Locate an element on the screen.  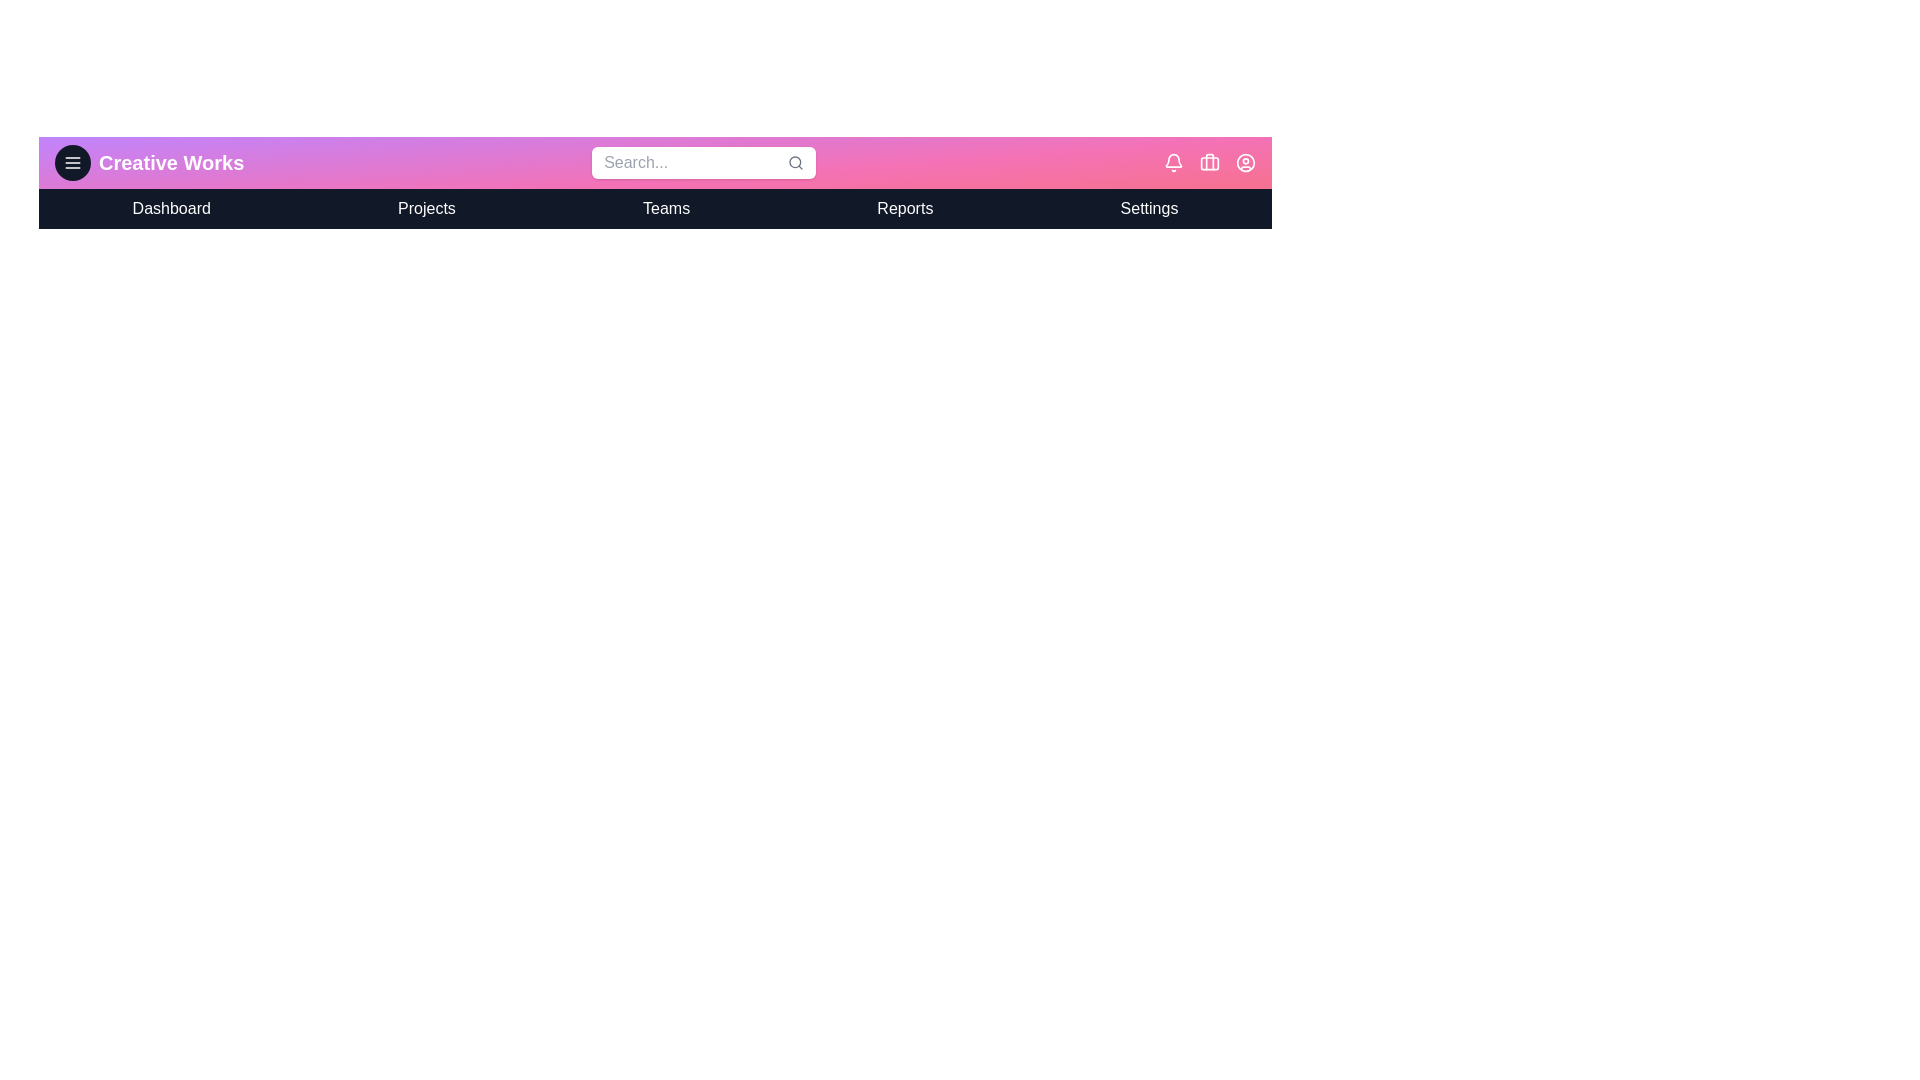
the circular button with the menu icon to toggle the menu visibility is located at coordinates (72, 161).